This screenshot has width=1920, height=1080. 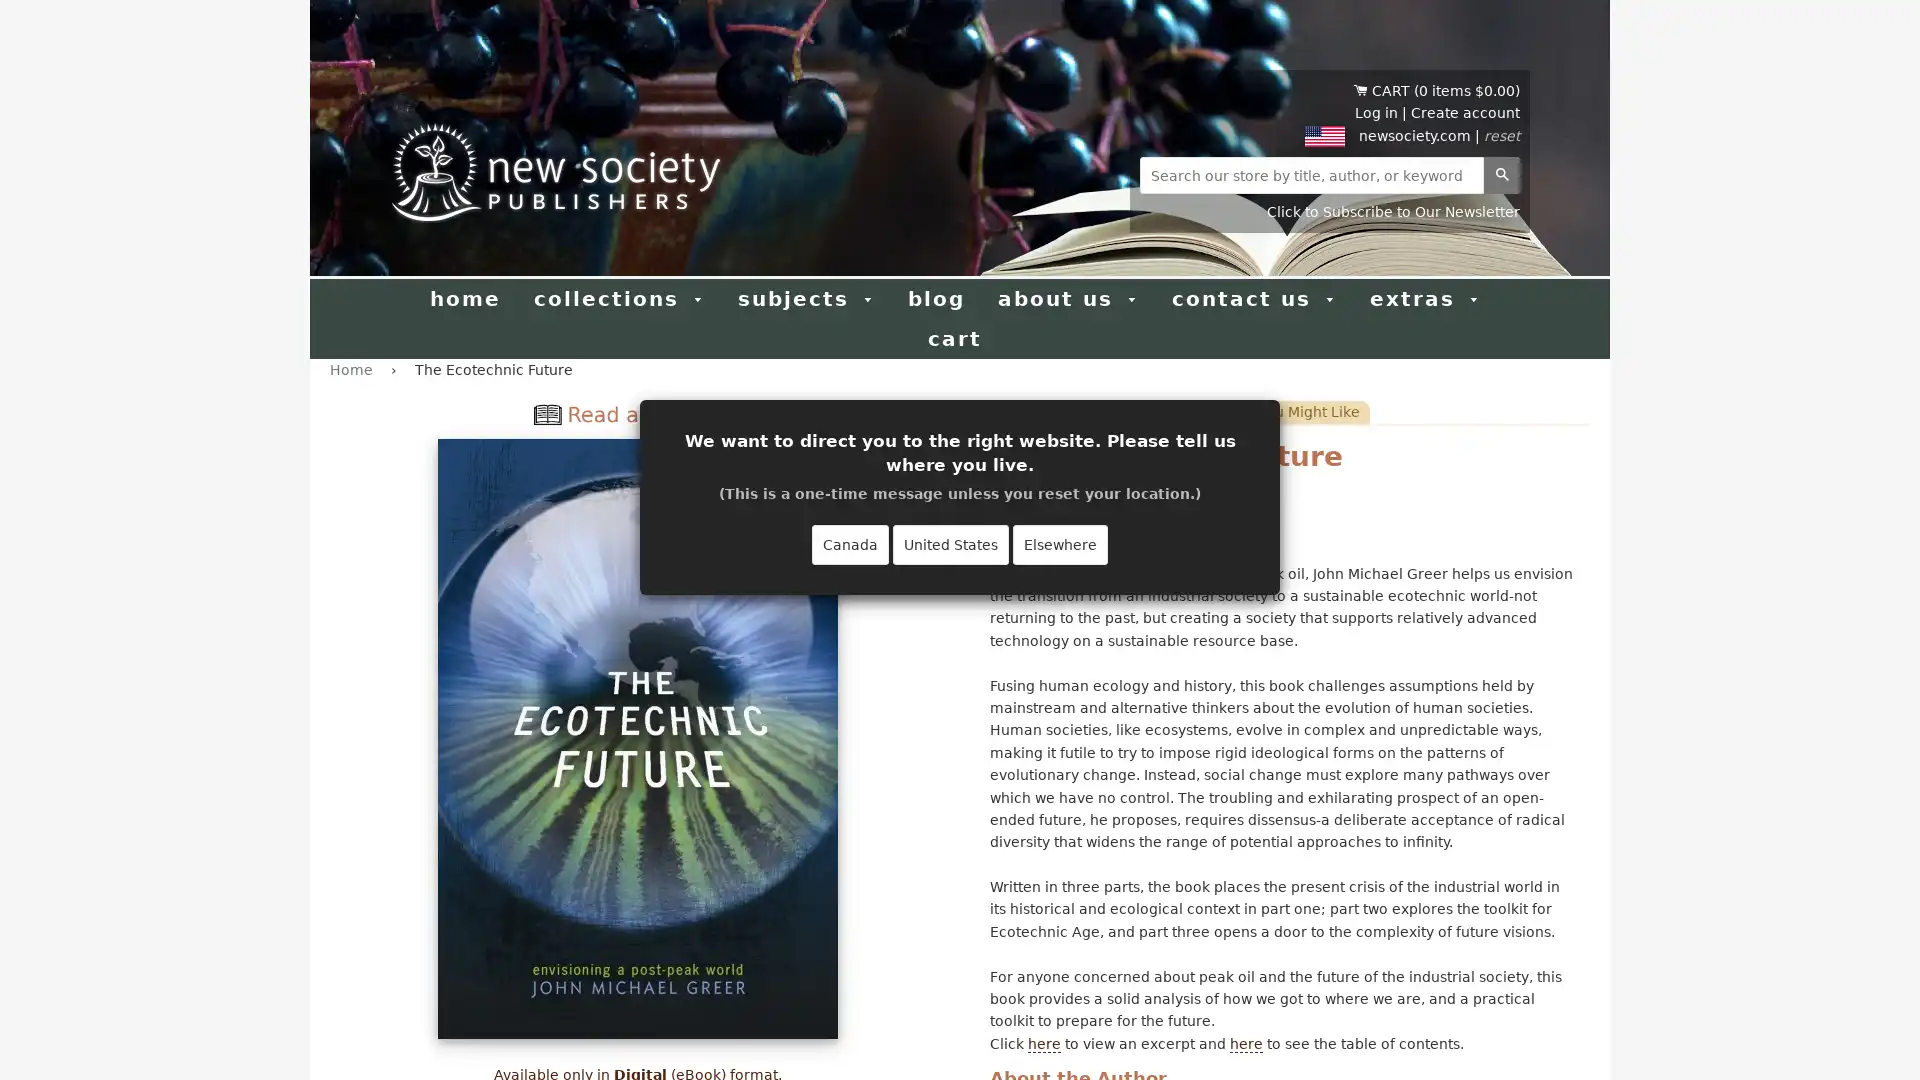 What do you see at coordinates (1502, 174) in the screenshot?
I see `Search` at bounding box center [1502, 174].